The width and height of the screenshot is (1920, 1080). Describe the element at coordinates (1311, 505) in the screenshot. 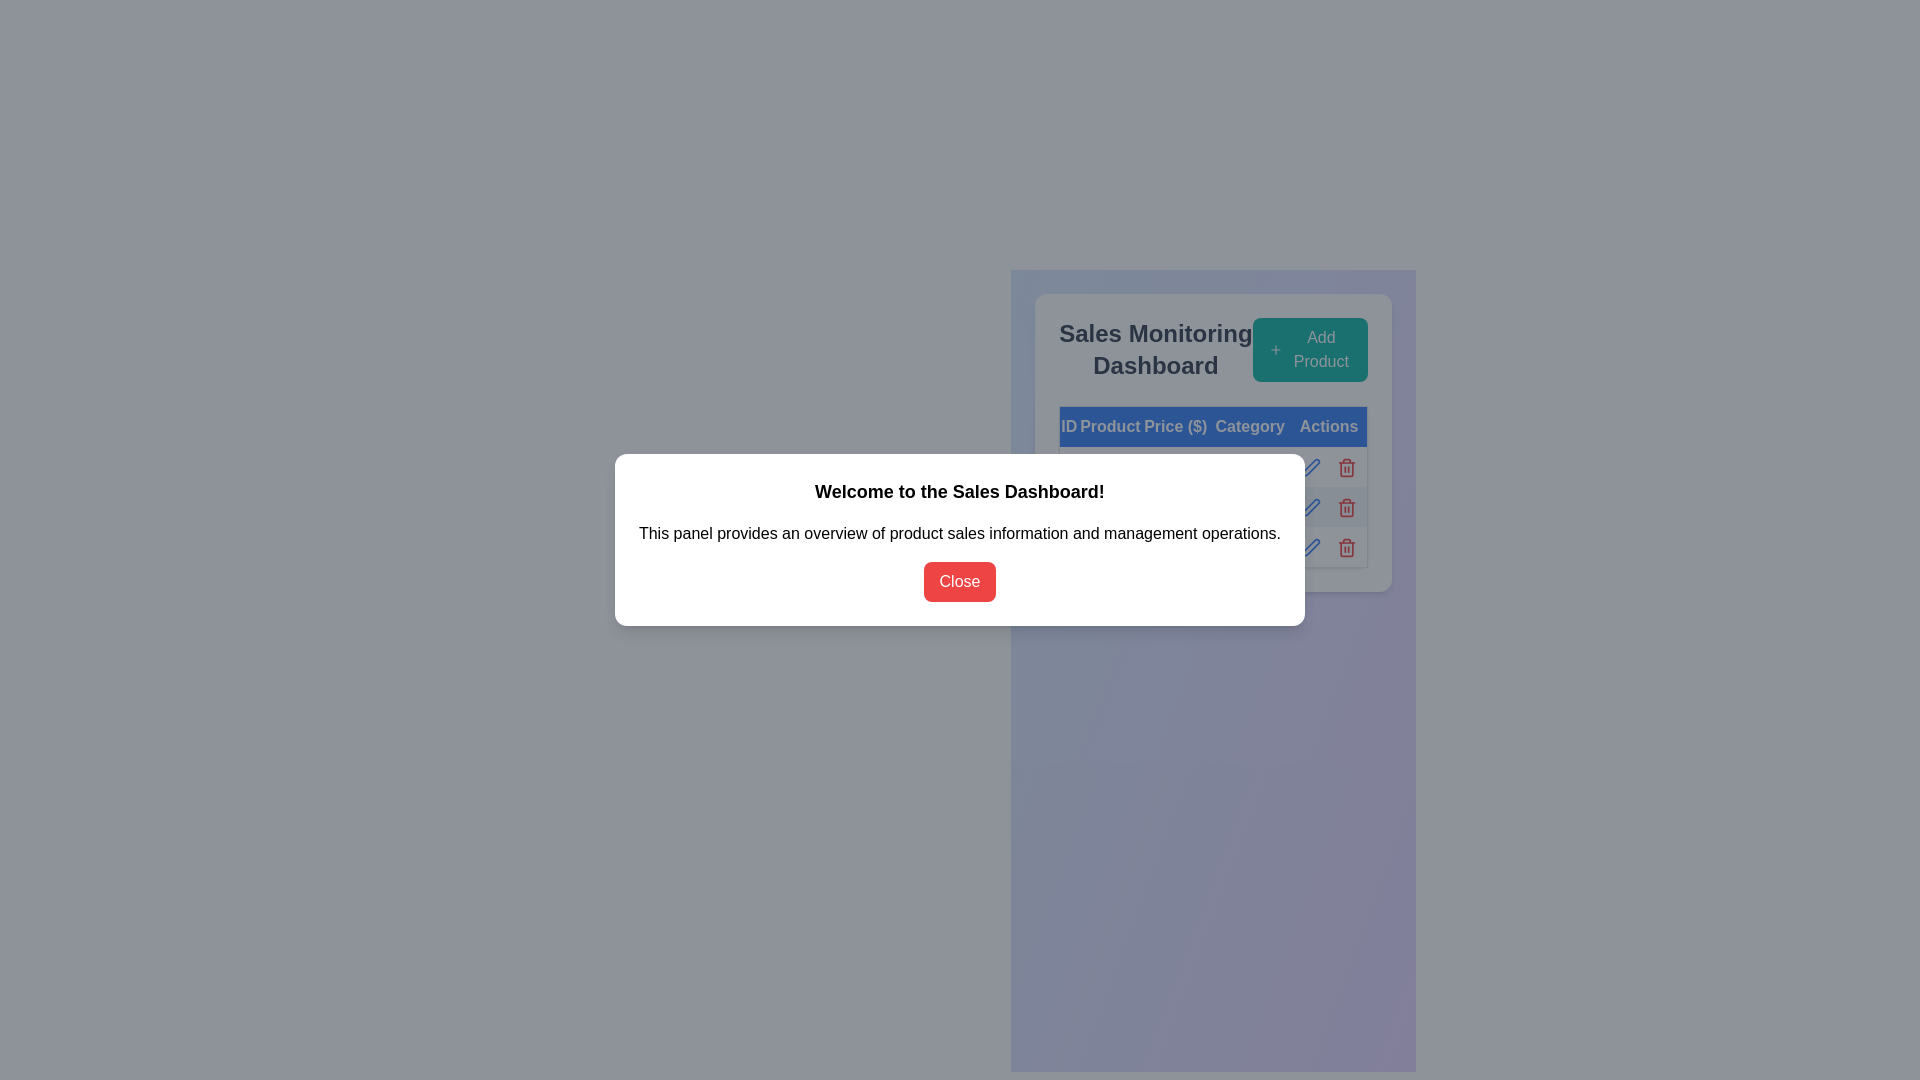

I see `the small blue pen-shaped icon button, which is located to the right of the 'Actions' row in the table` at that location.